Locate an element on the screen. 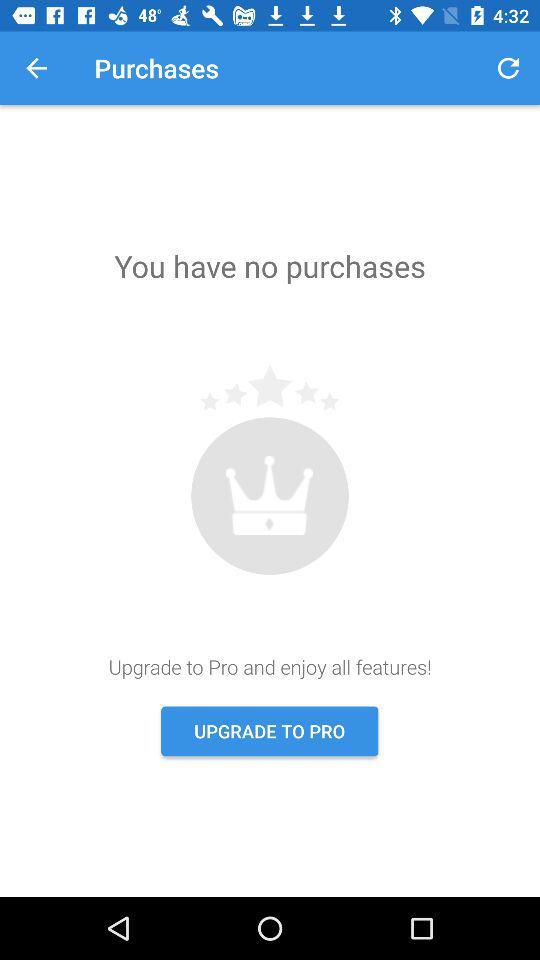 This screenshot has height=960, width=540. item next to the purchases is located at coordinates (508, 68).